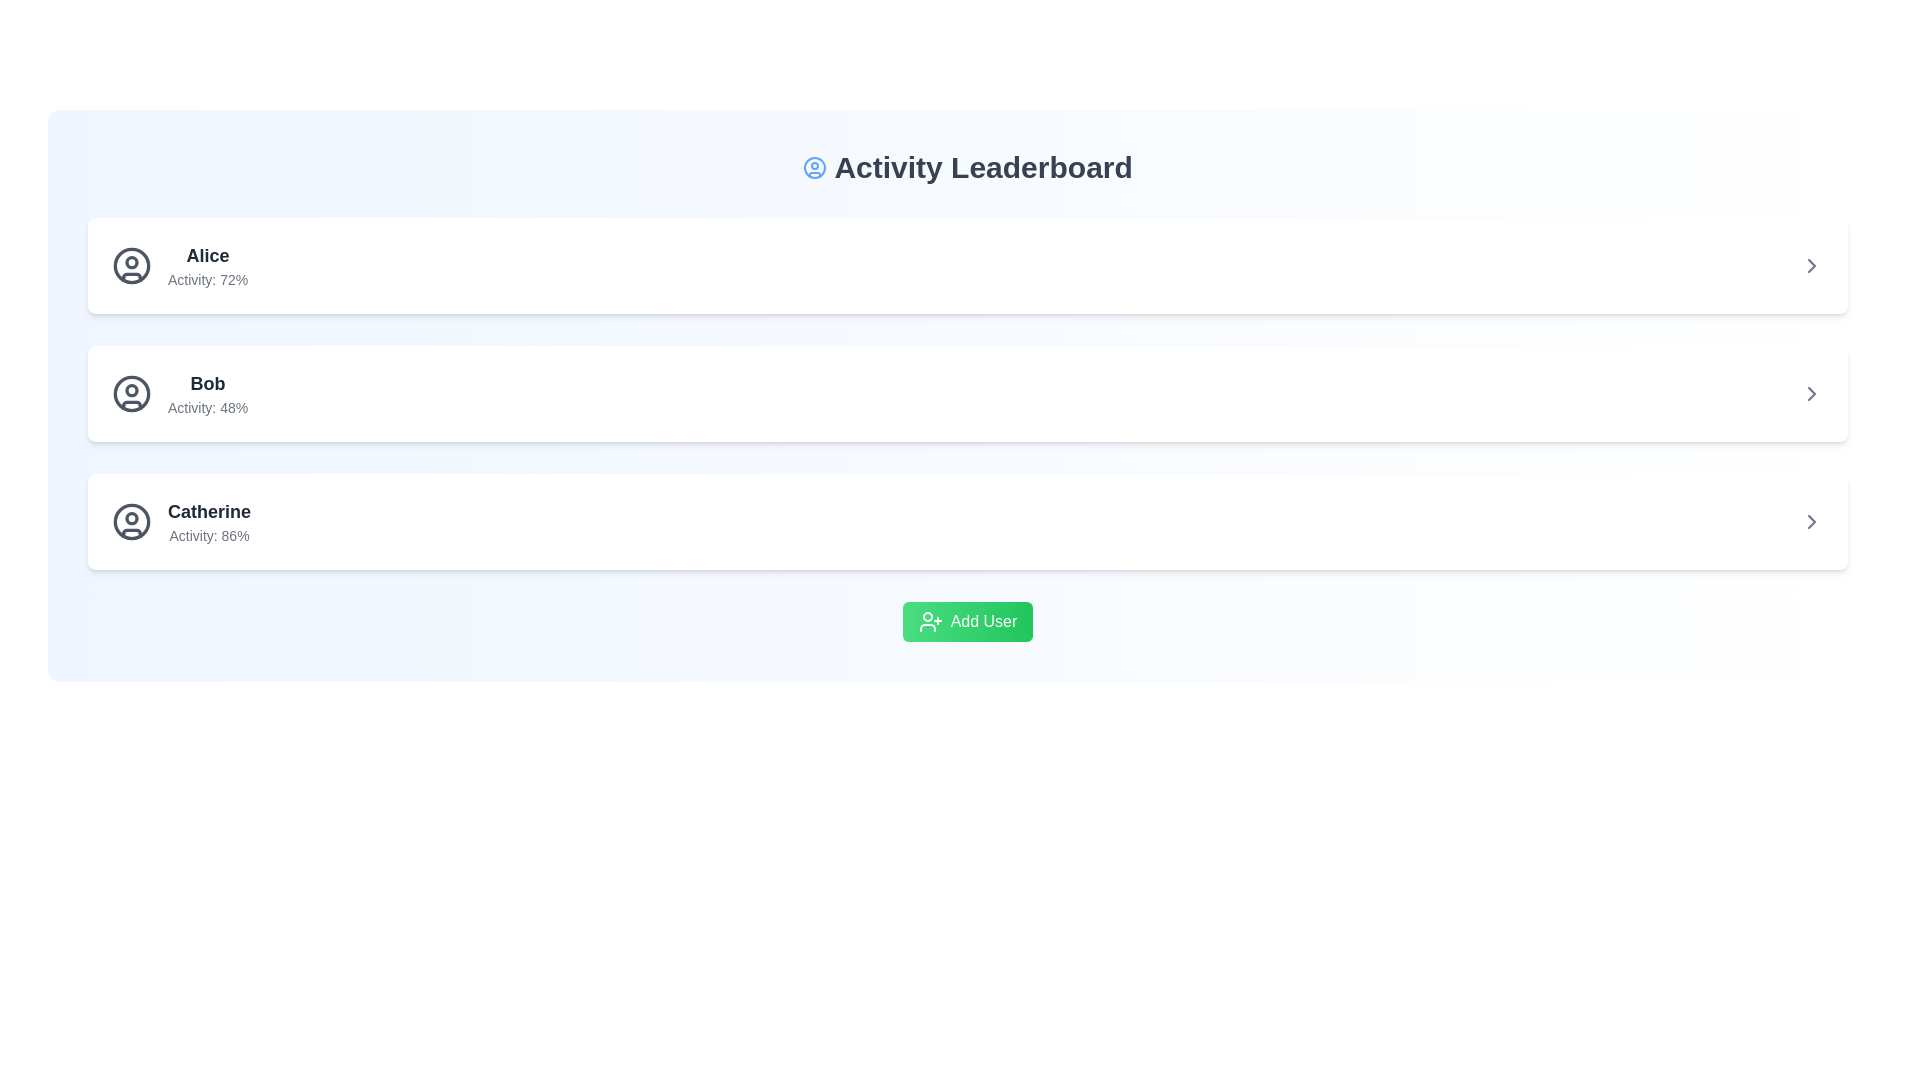 This screenshot has width=1920, height=1080. I want to click on the text element reading 'Catherine' in bold gray font located in the third row of the leaderboard list, so click(209, 511).